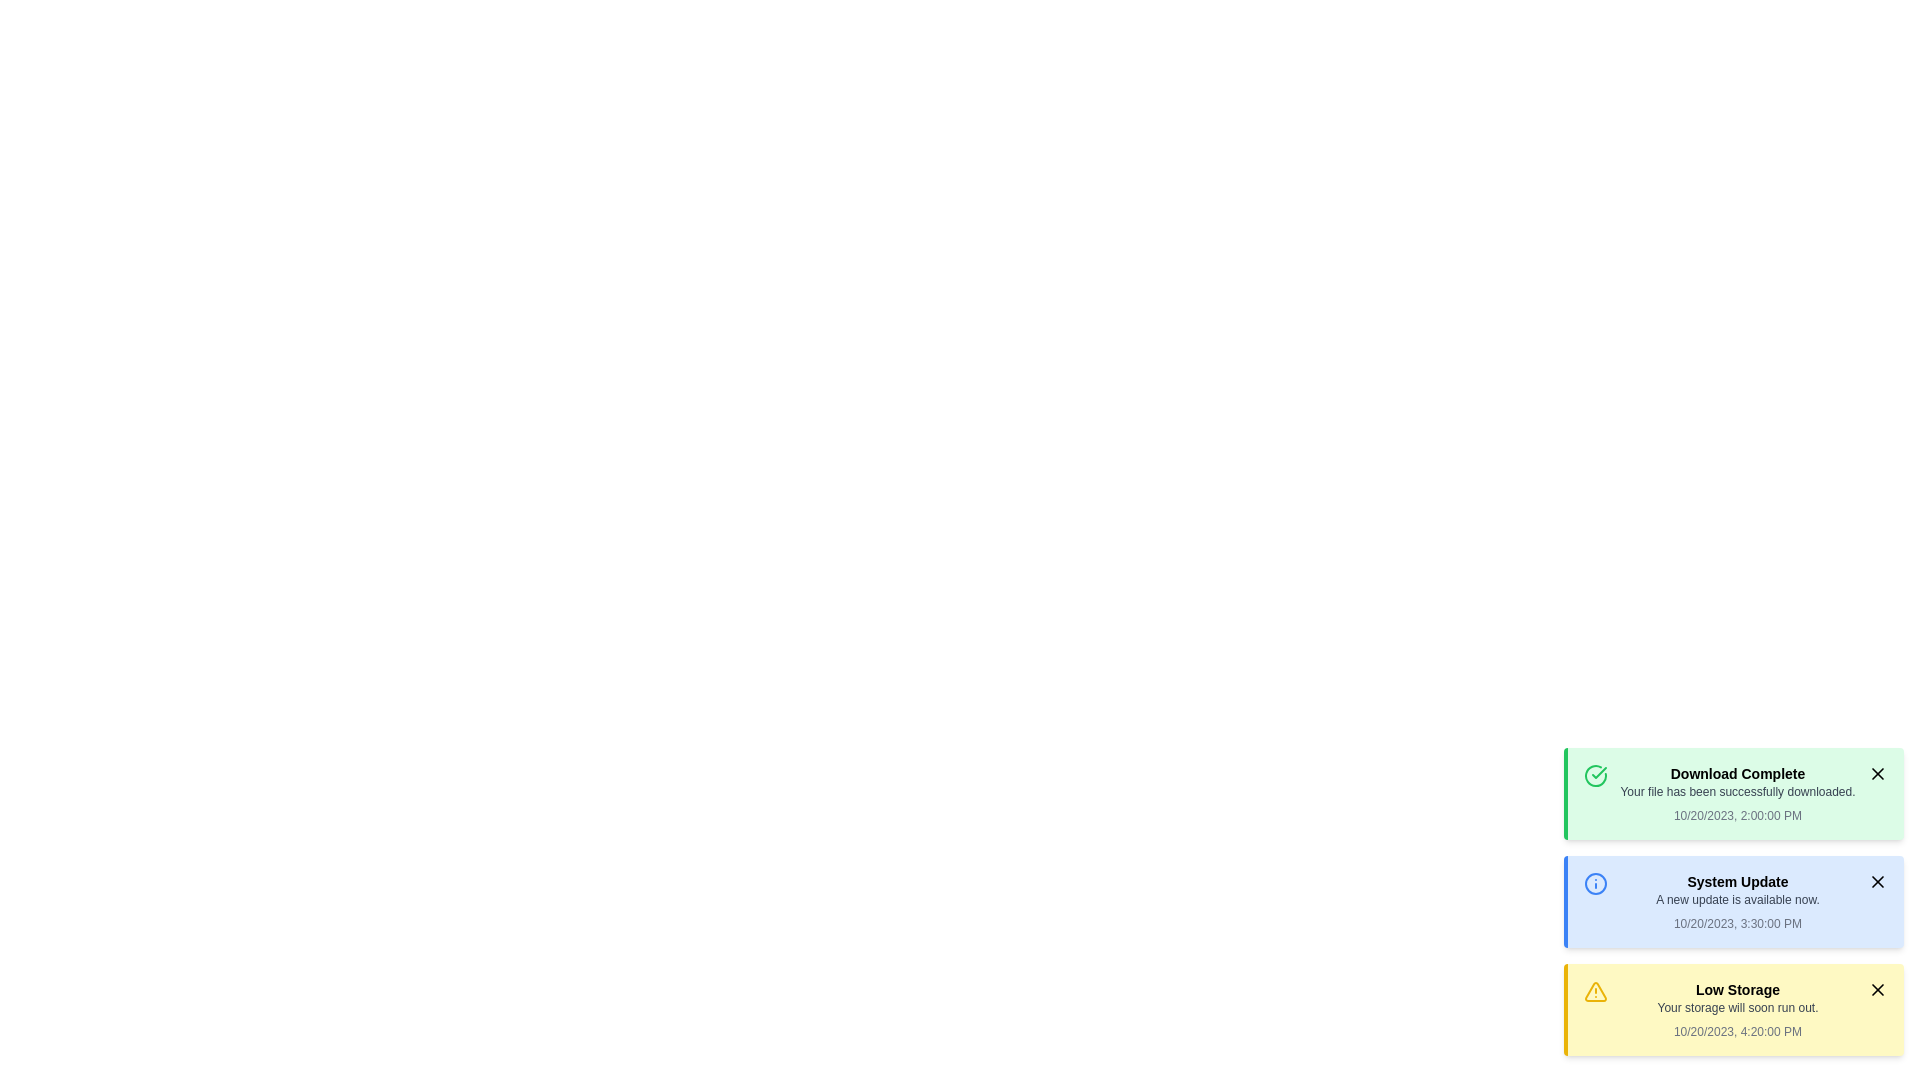  What do you see at coordinates (1736, 990) in the screenshot?
I see `the bold 'Low Storage' text located at the top of the yellow notification card in the vertical list of notifications` at bounding box center [1736, 990].